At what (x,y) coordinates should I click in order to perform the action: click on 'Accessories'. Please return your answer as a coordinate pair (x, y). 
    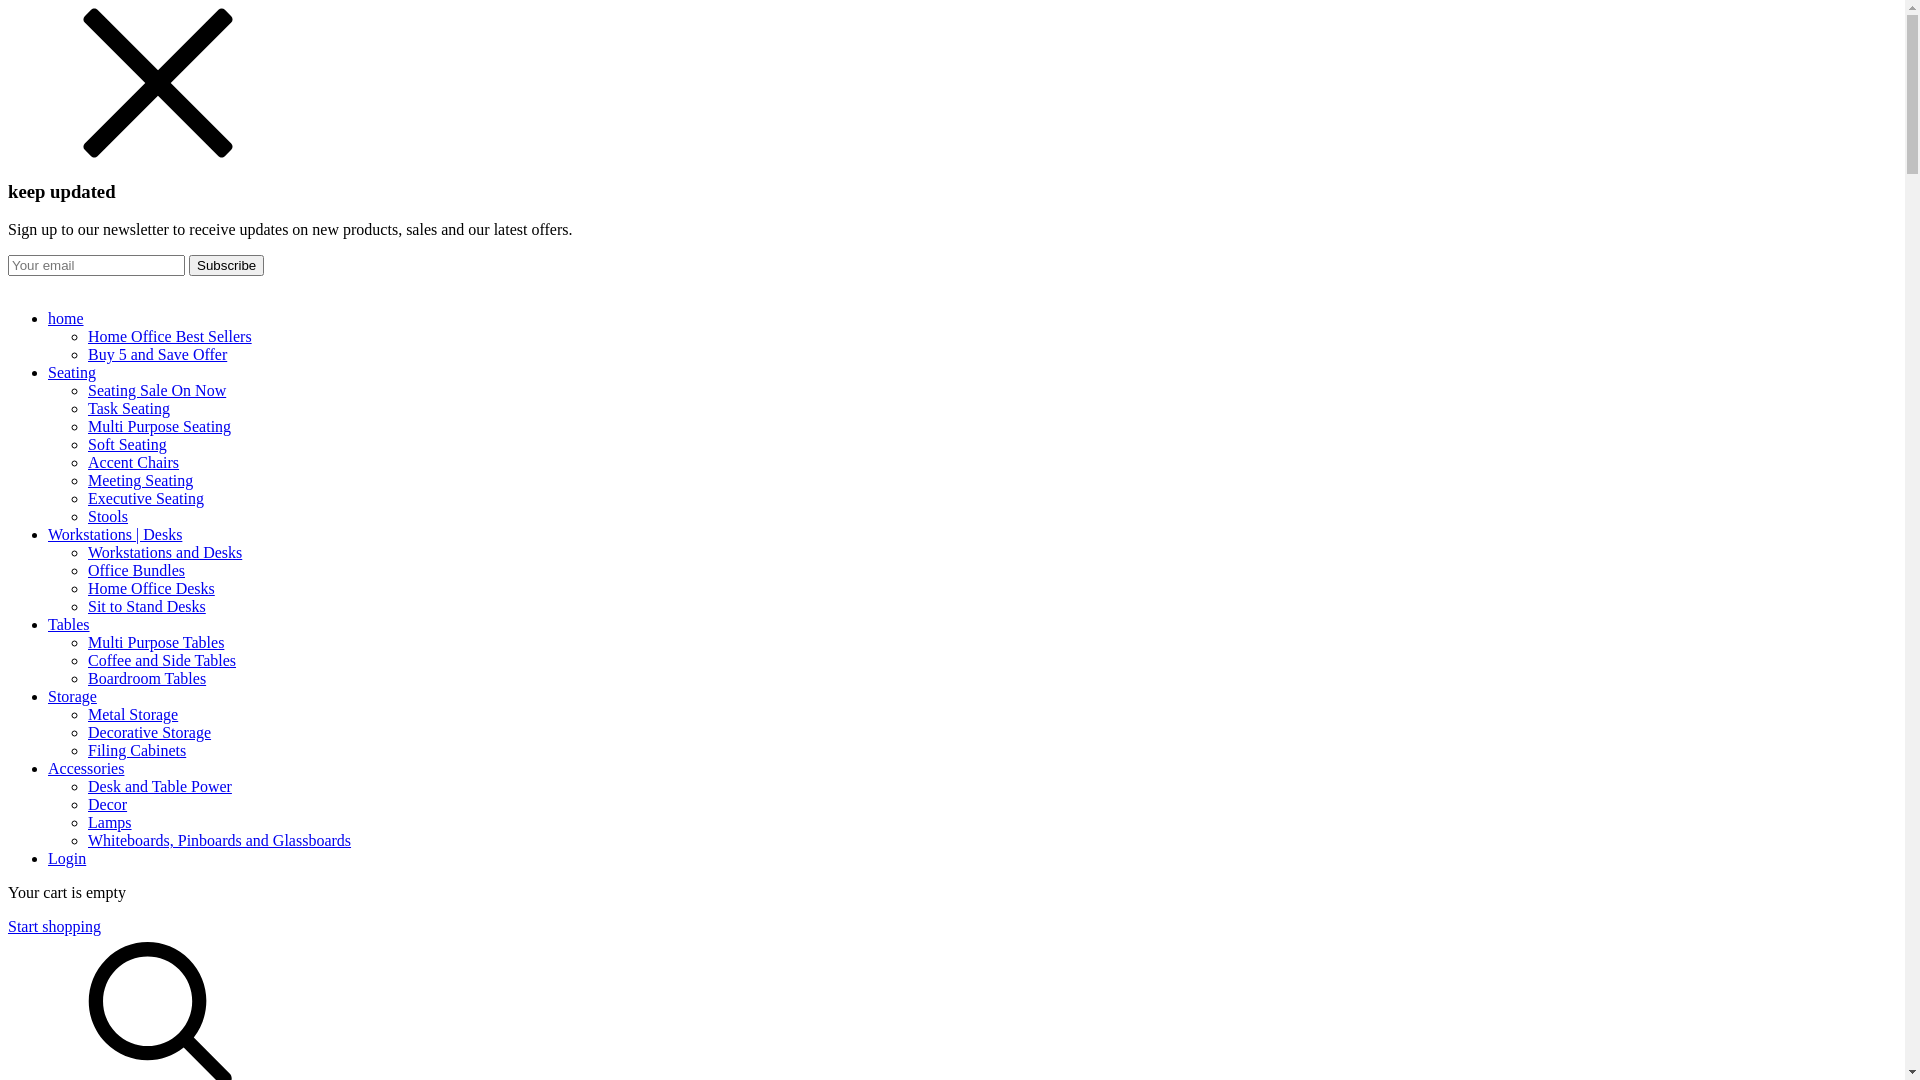
    Looking at the image, I should click on (972, 767).